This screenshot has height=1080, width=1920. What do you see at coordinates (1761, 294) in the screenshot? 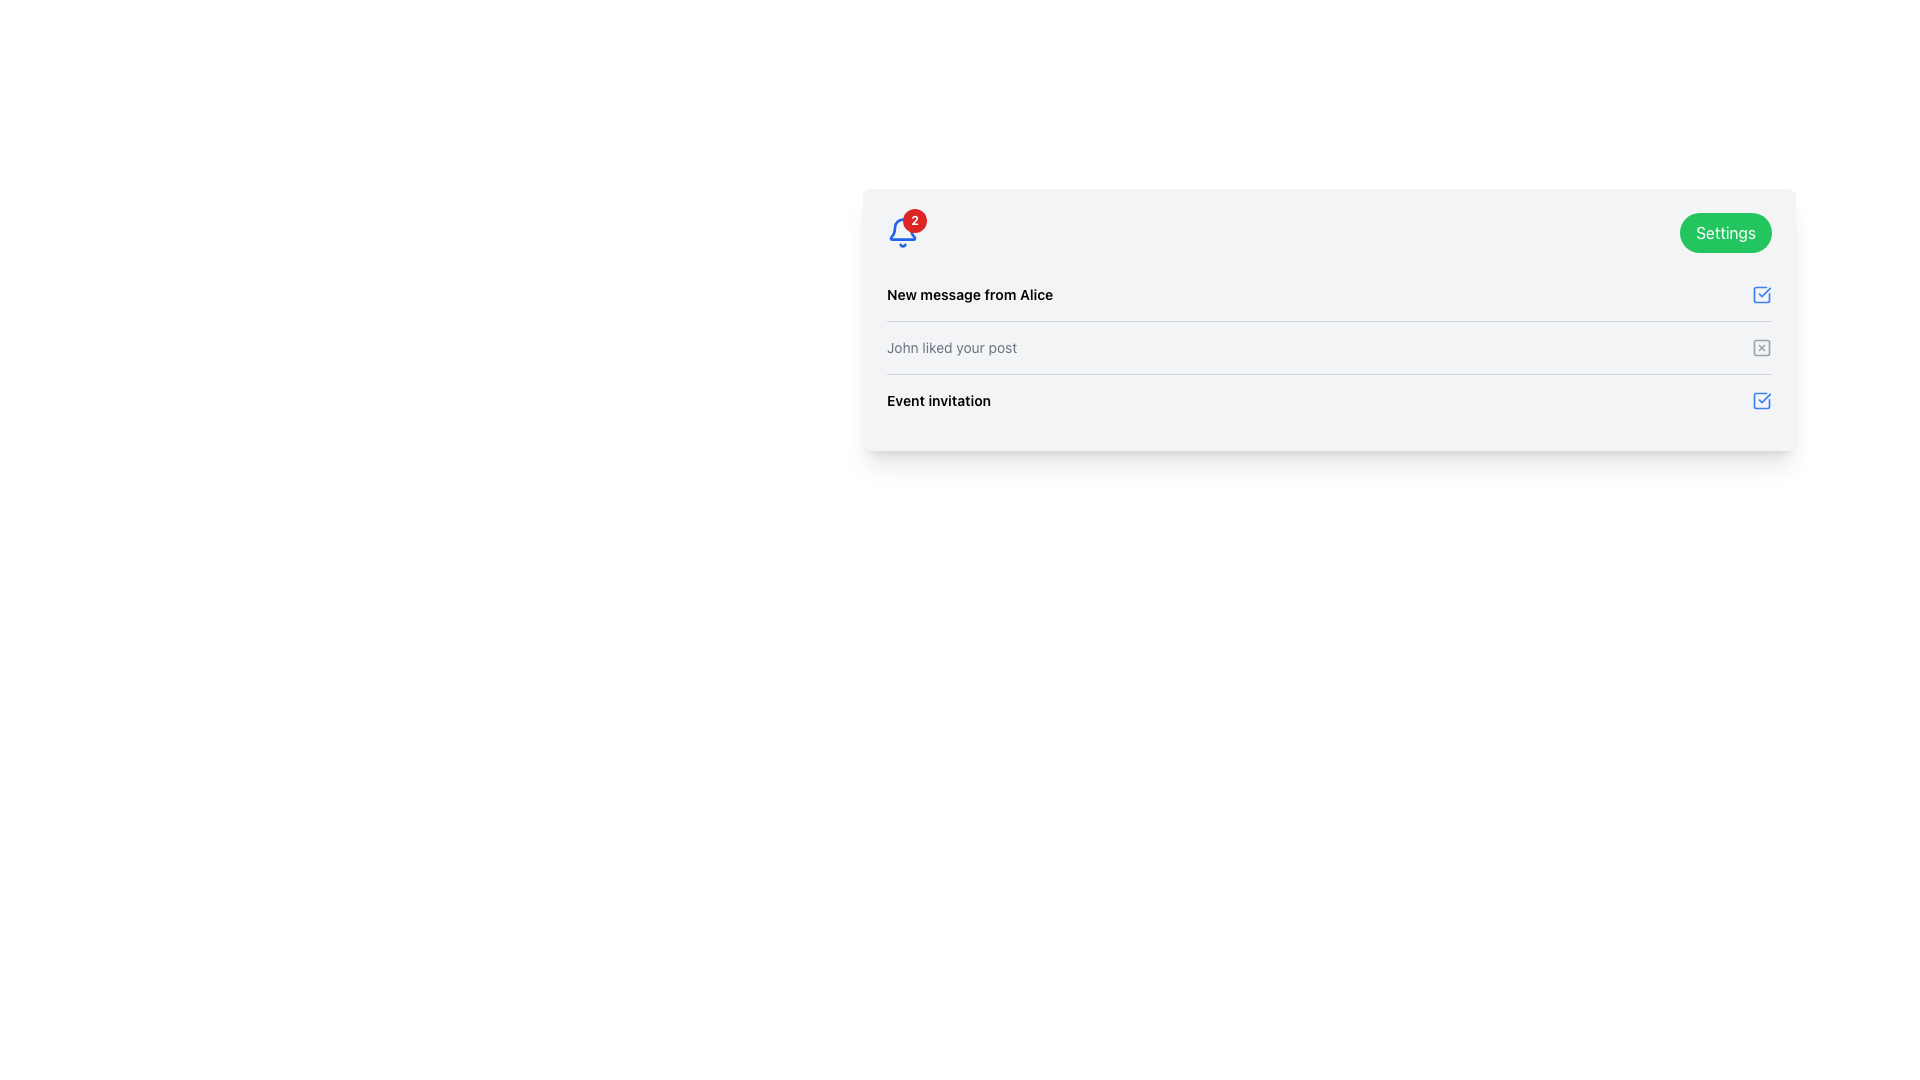
I see `the interactive icon located to the right of the text 'New message from Alice' to mark the notification as read or completed` at bounding box center [1761, 294].